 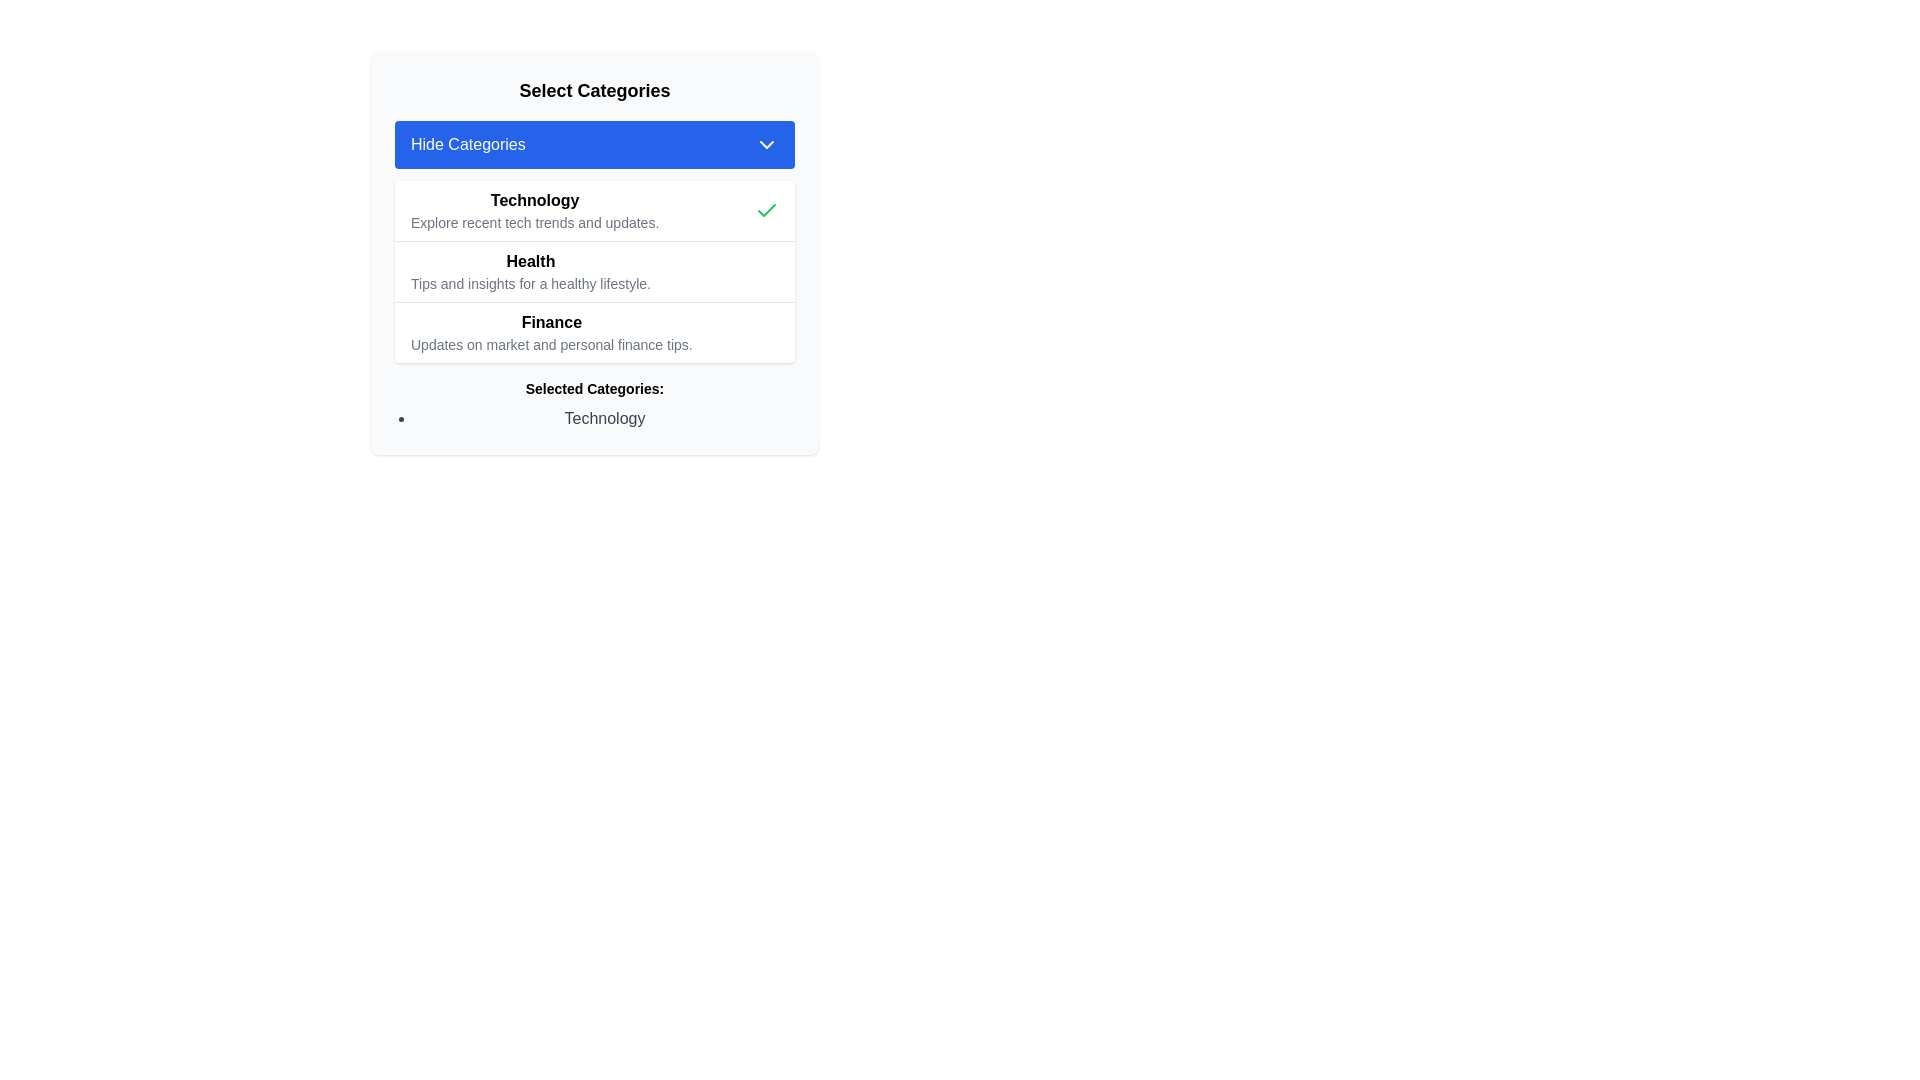 What do you see at coordinates (766, 210) in the screenshot?
I see `the checkmark icon indicating the selection or confirmation of the 'Technology' category, located in the right section of the category item` at bounding box center [766, 210].